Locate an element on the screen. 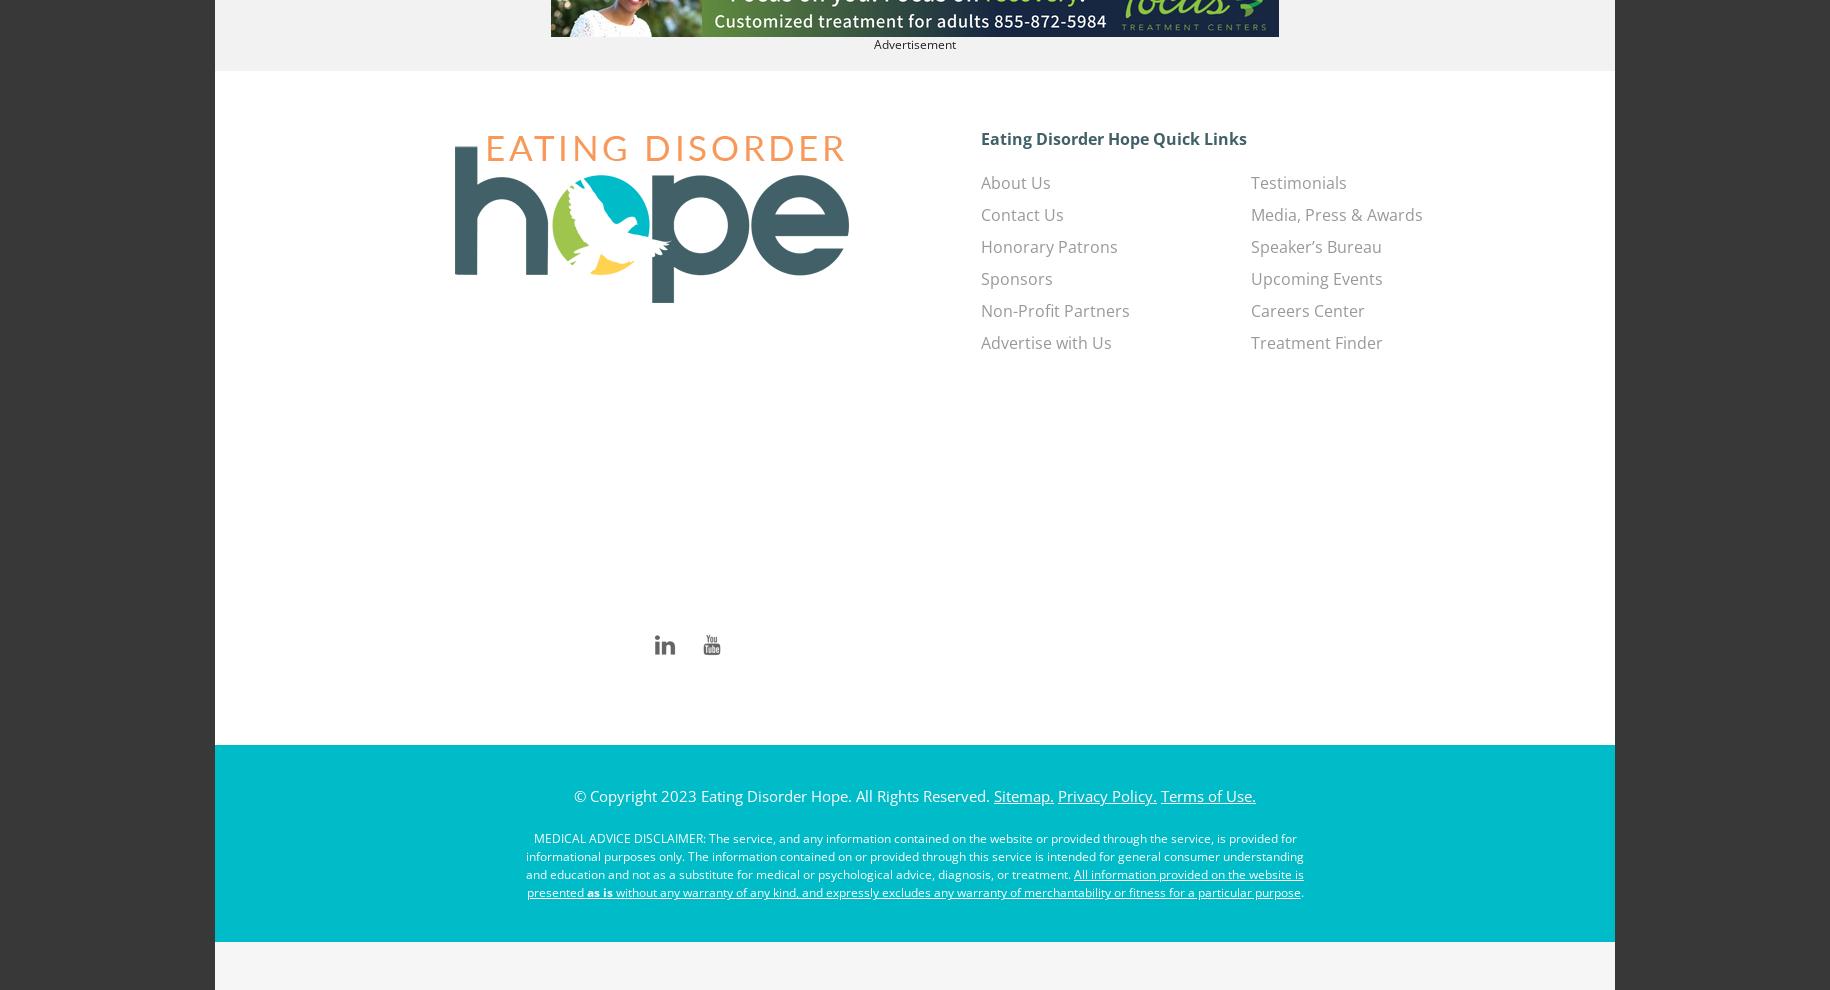 Image resolution: width=1830 pixels, height=990 pixels. 'MEDICAL ADVICE DISCLAIMER: The service, and any information contained on the website or provided through the service, is provided for informational purposes only. The information contained on or provided through this service is intended for general consumer understanding and education and not as a substitute for medical or psychological advice, diagnosis, or treatment.' is located at coordinates (915, 856).